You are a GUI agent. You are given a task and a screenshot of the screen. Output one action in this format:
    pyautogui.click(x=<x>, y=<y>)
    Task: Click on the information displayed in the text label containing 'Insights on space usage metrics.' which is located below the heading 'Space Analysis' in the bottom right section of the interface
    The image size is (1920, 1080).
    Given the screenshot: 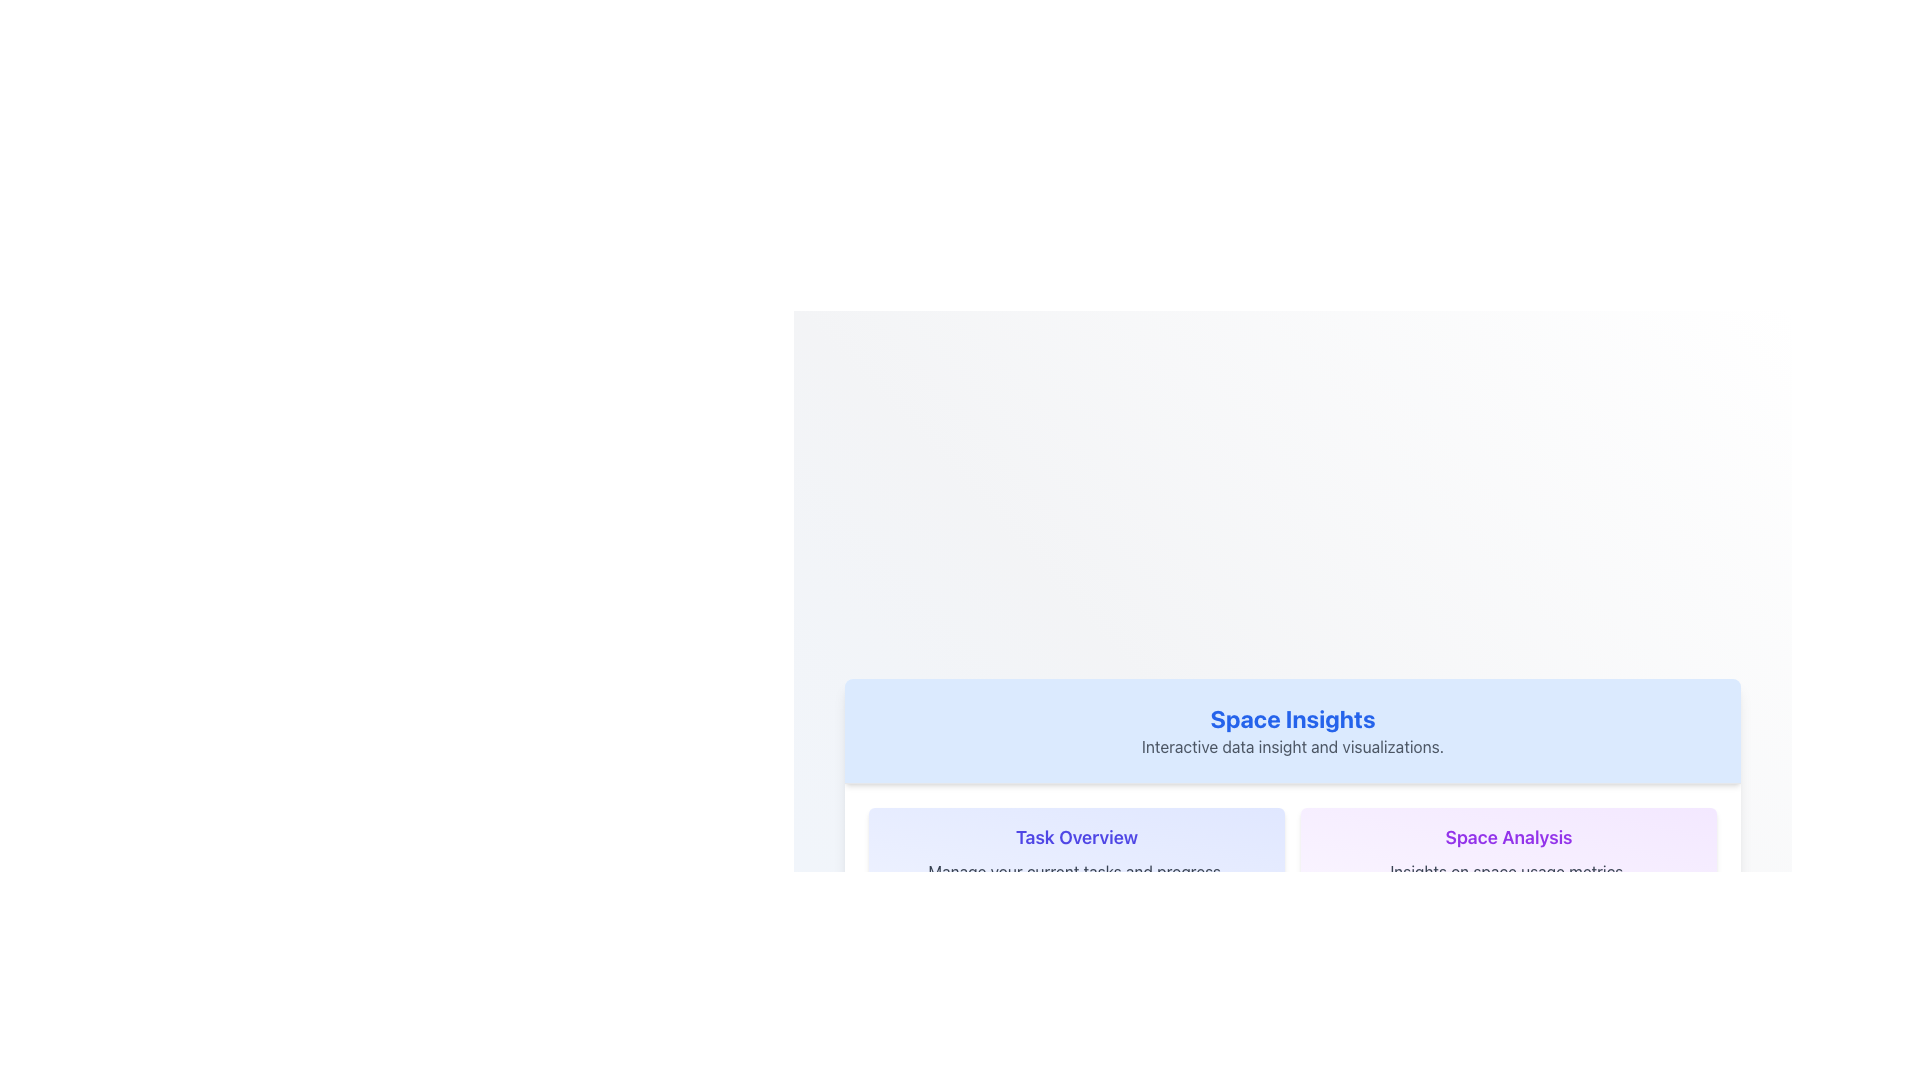 What is the action you would take?
    pyautogui.click(x=1508, y=870)
    